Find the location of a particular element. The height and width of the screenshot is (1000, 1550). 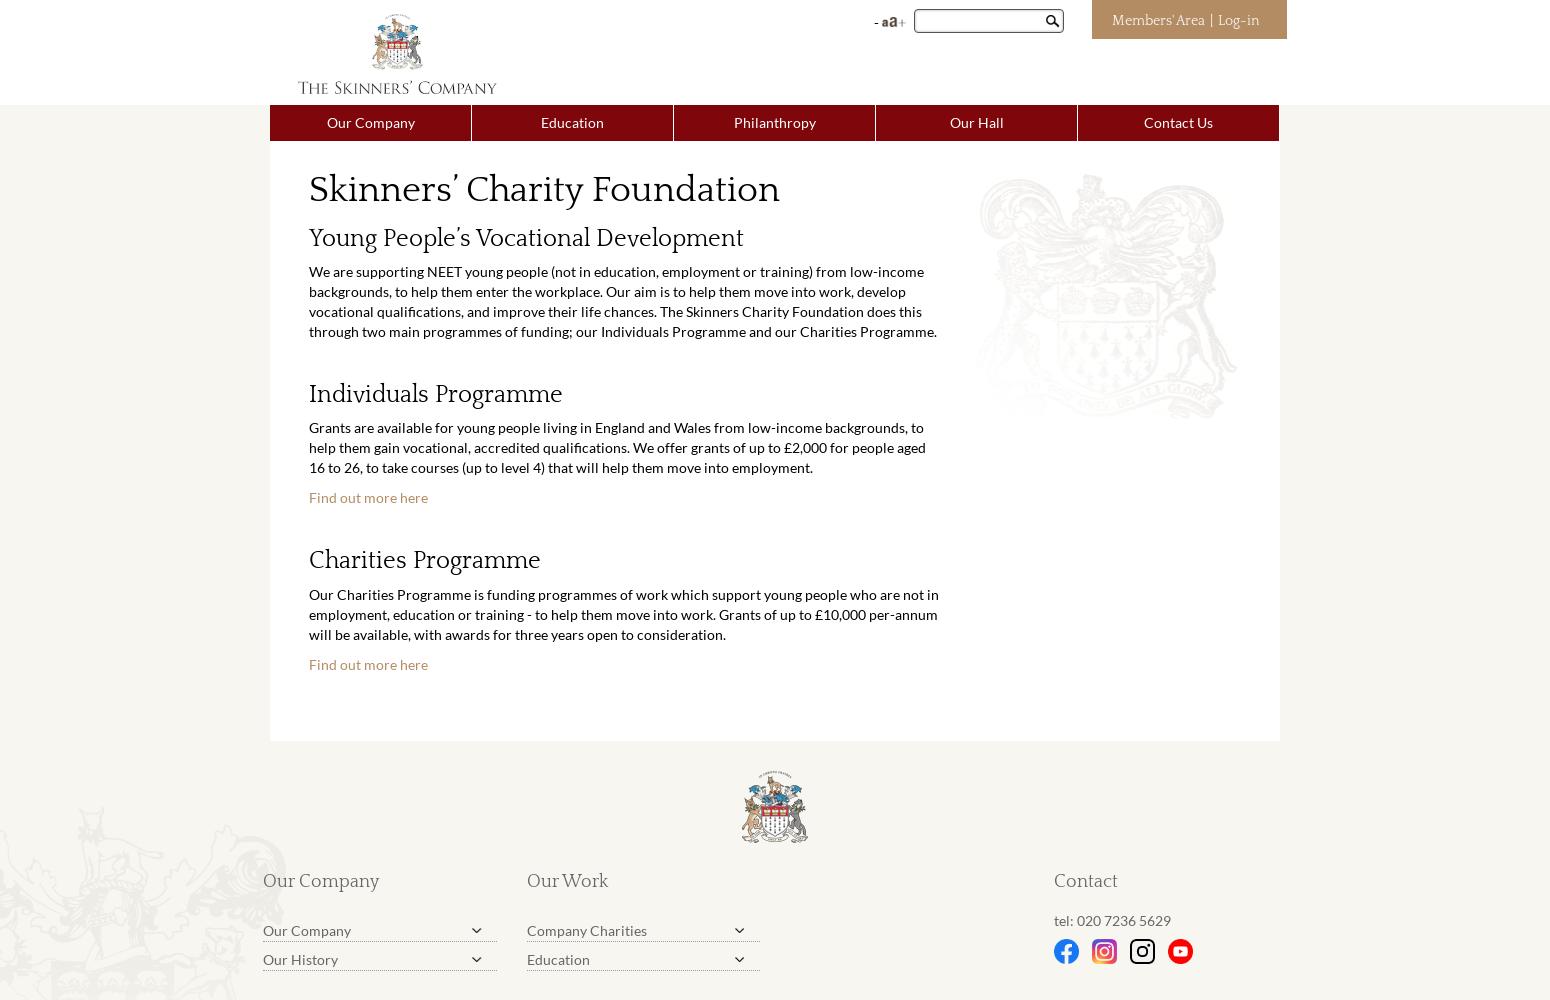

'Our History' is located at coordinates (300, 957).